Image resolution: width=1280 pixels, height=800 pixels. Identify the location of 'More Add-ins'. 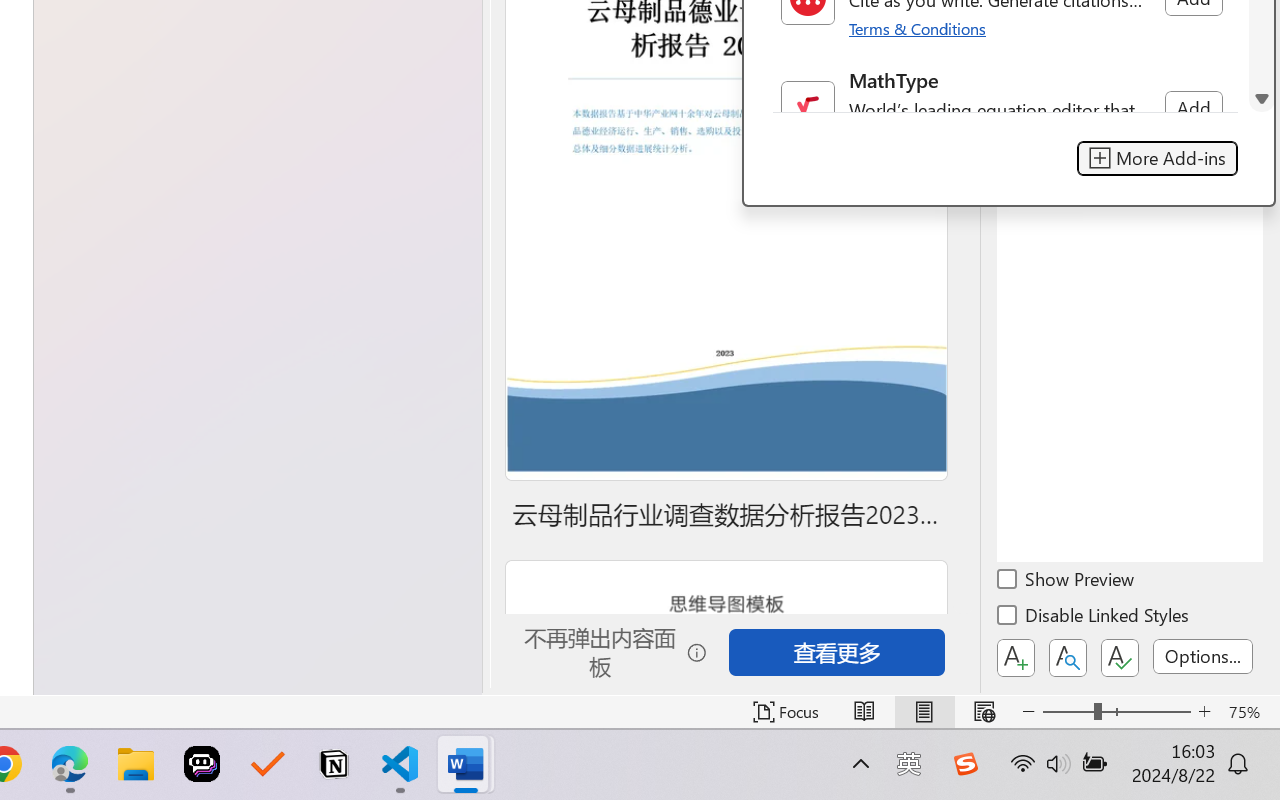
(1157, 158).